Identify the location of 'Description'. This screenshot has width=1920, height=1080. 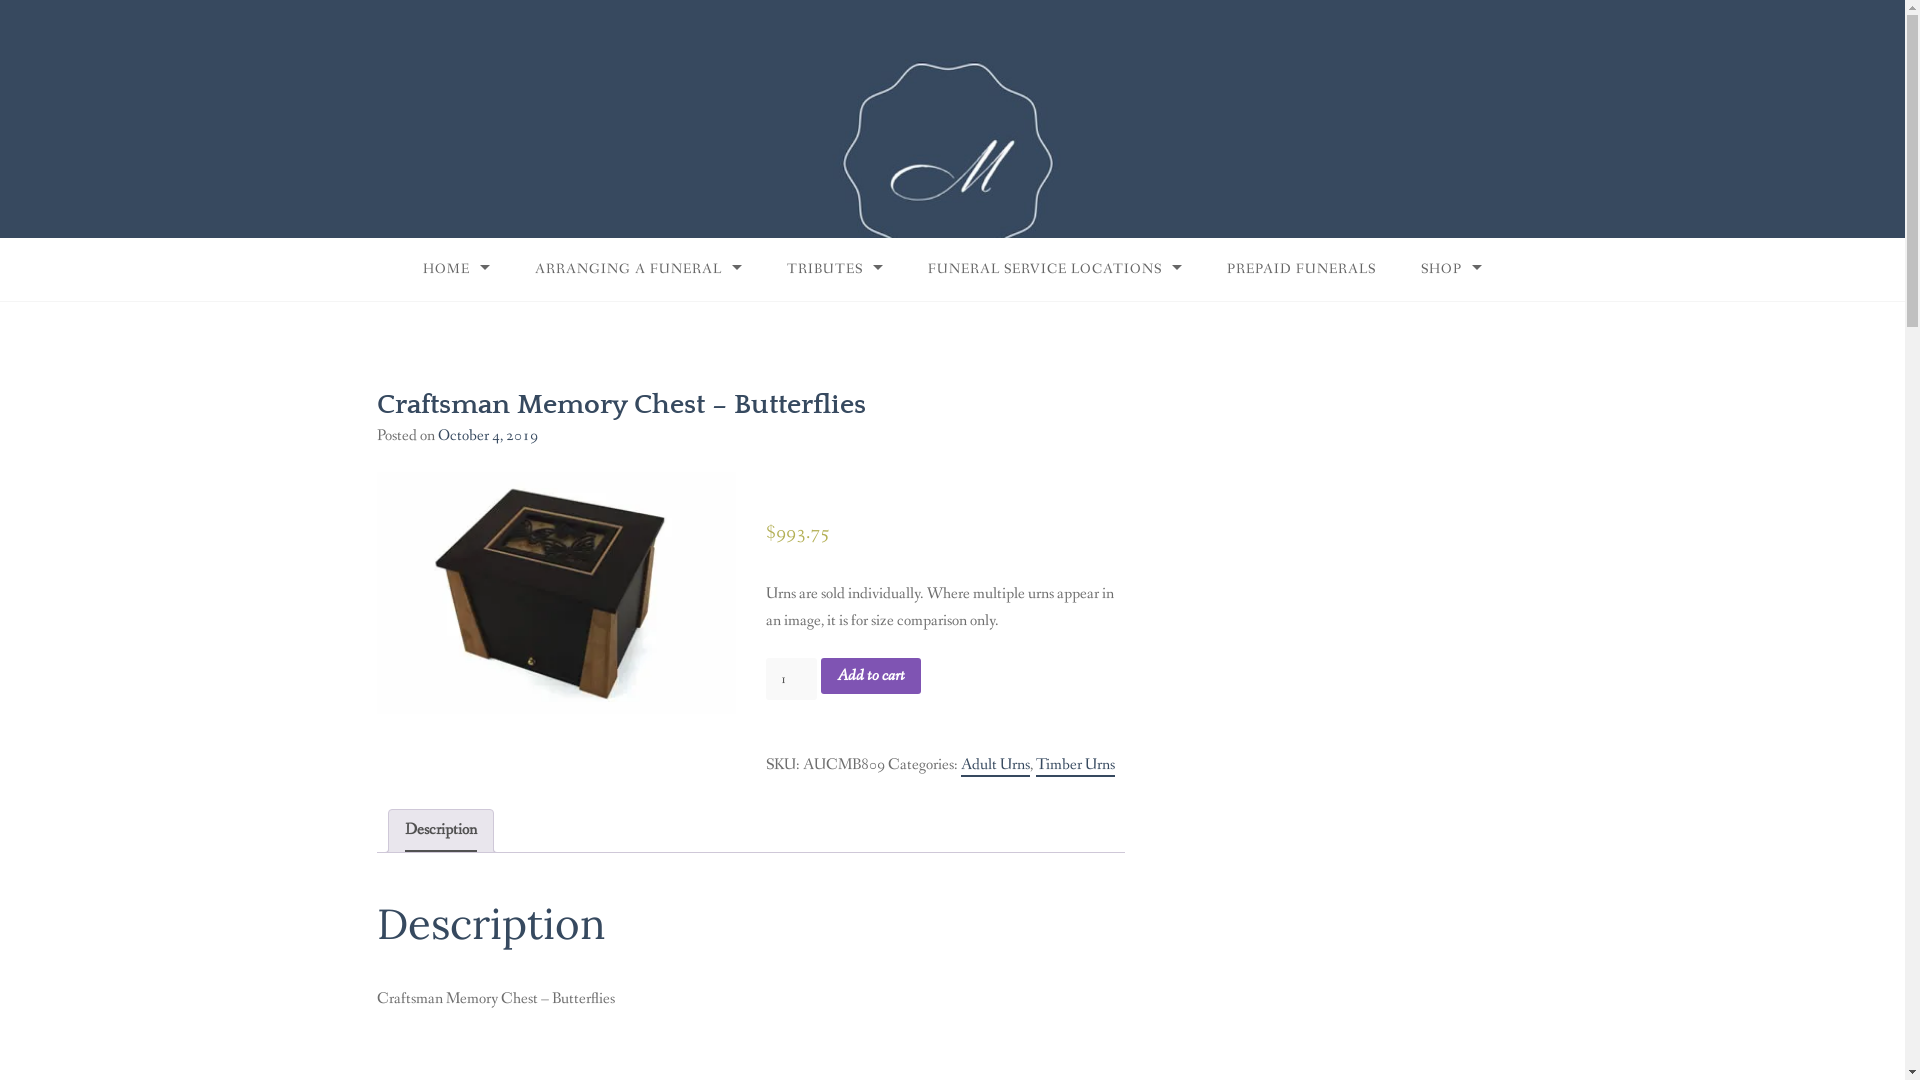
(439, 830).